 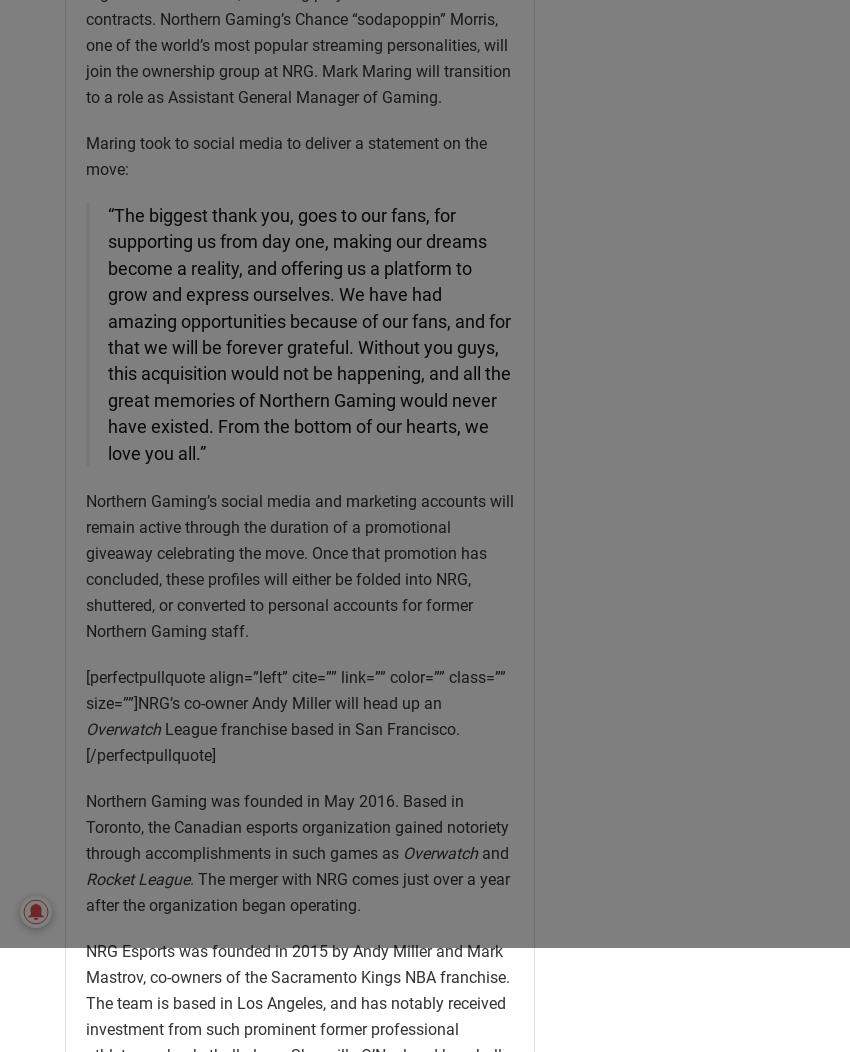 What do you see at coordinates (296, 826) in the screenshot?
I see `'Northern Gaming was founded in May 2016. Based in Toronto, the Canadian esports organization gained notoriety through accomplishments in such games as'` at bounding box center [296, 826].